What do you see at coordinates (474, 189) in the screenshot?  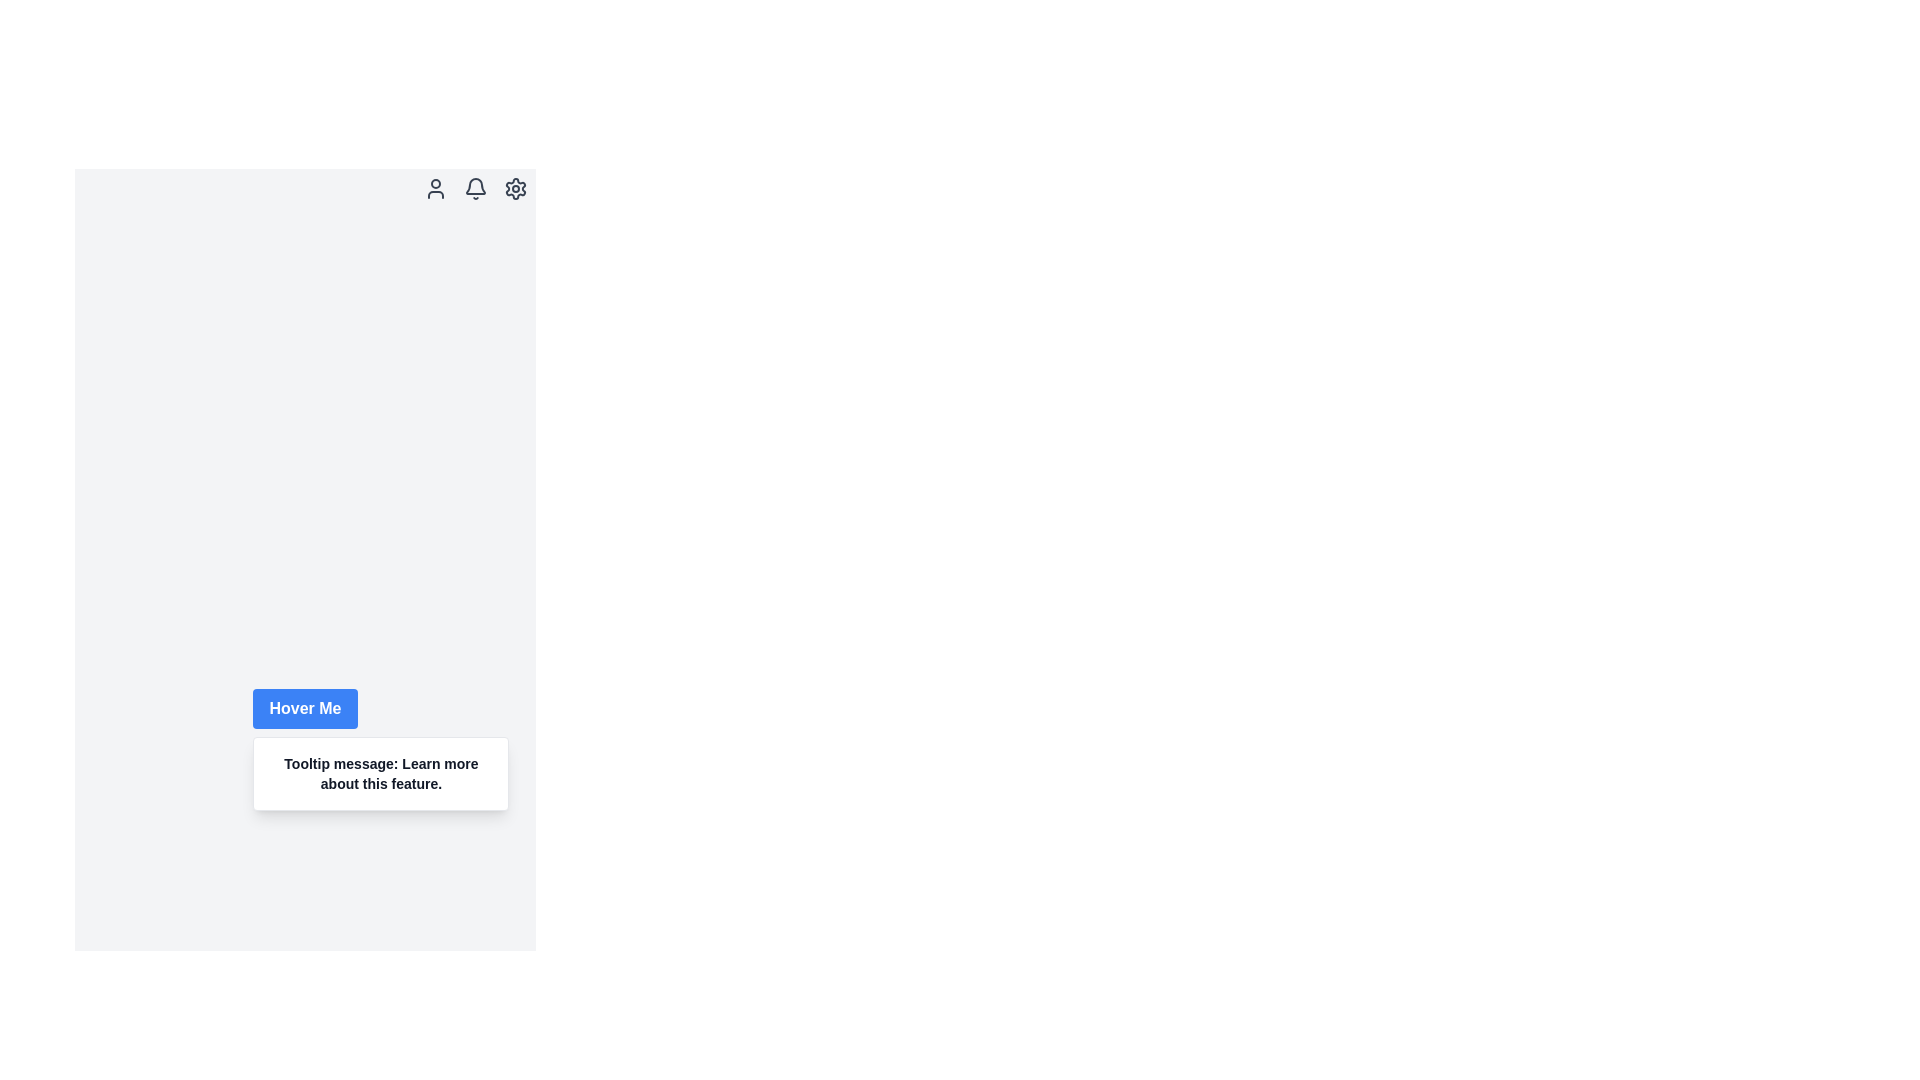 I see `the notification bell icon button located between the user icon and settings icon in the top-right corner` at bounding box center [474, 189].